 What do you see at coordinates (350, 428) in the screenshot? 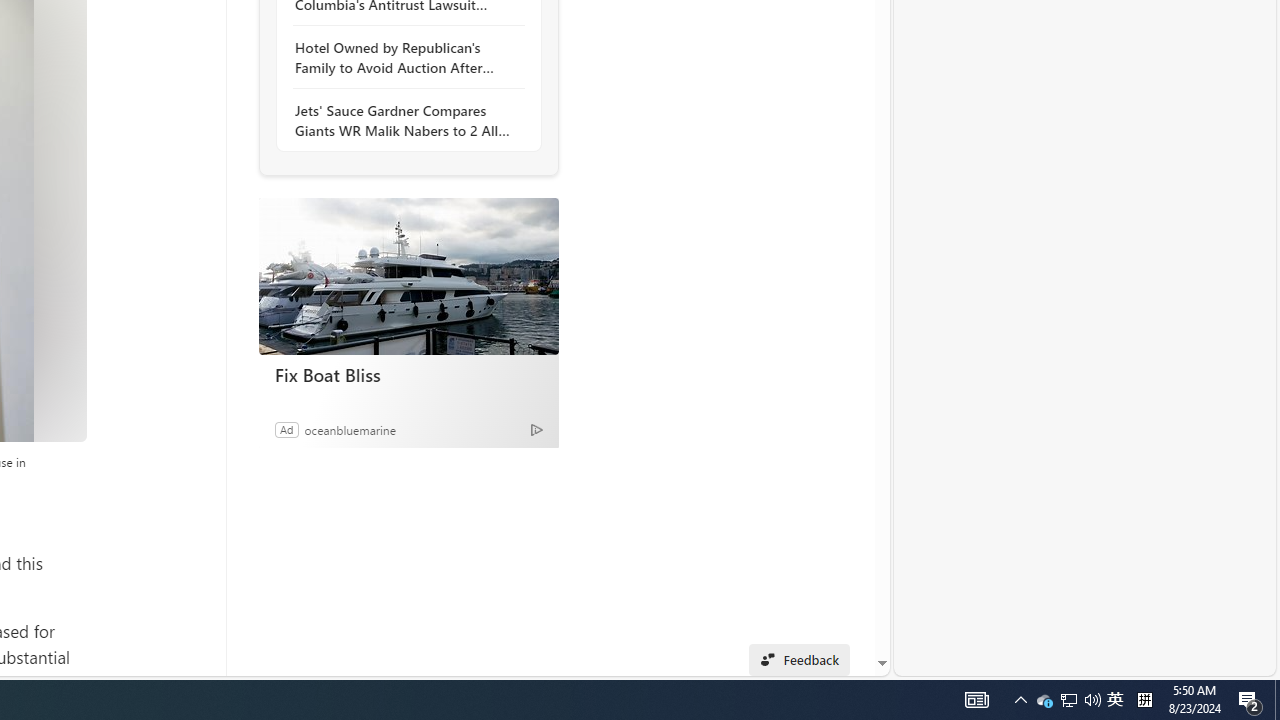
I see `'oceanbluemarine'` at bounding box center [350, 428].